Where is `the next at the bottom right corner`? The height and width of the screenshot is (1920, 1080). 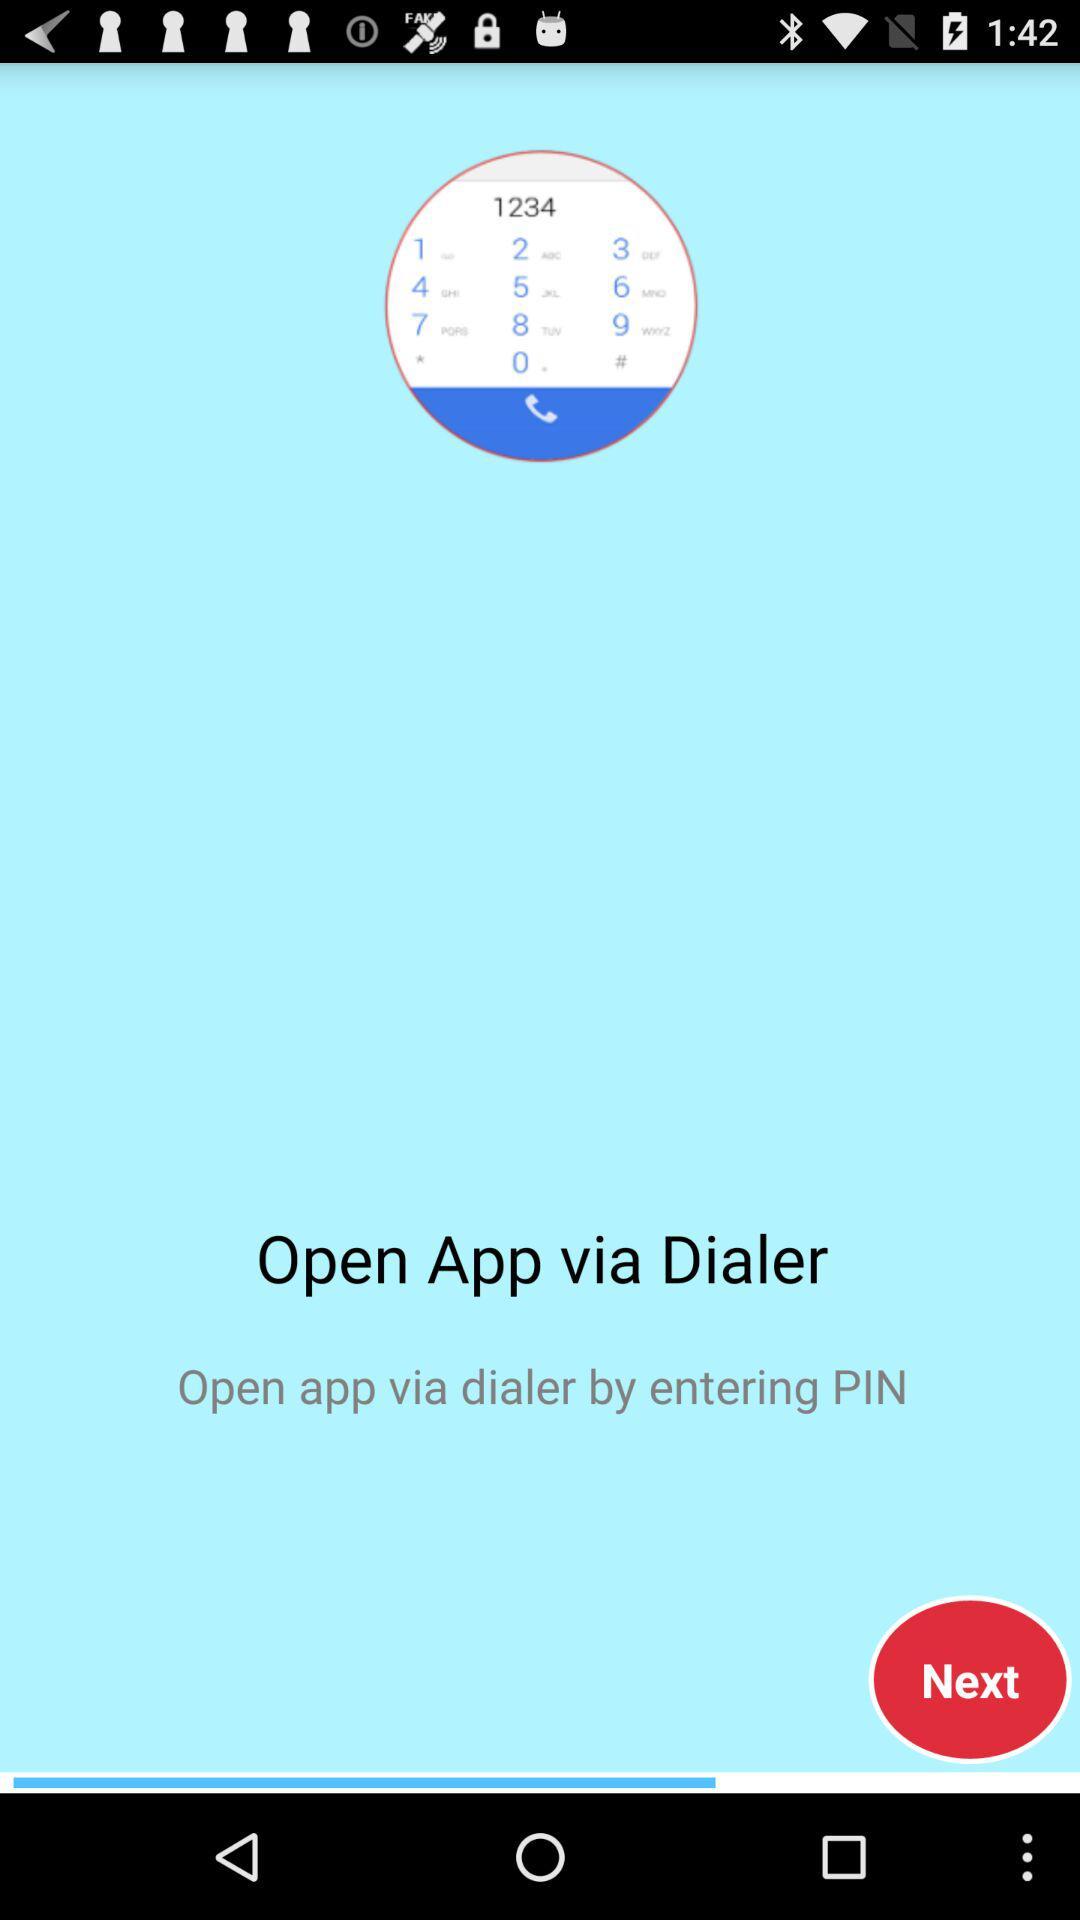 the next at the bottom right corner is located at coordinates (969, 1679).